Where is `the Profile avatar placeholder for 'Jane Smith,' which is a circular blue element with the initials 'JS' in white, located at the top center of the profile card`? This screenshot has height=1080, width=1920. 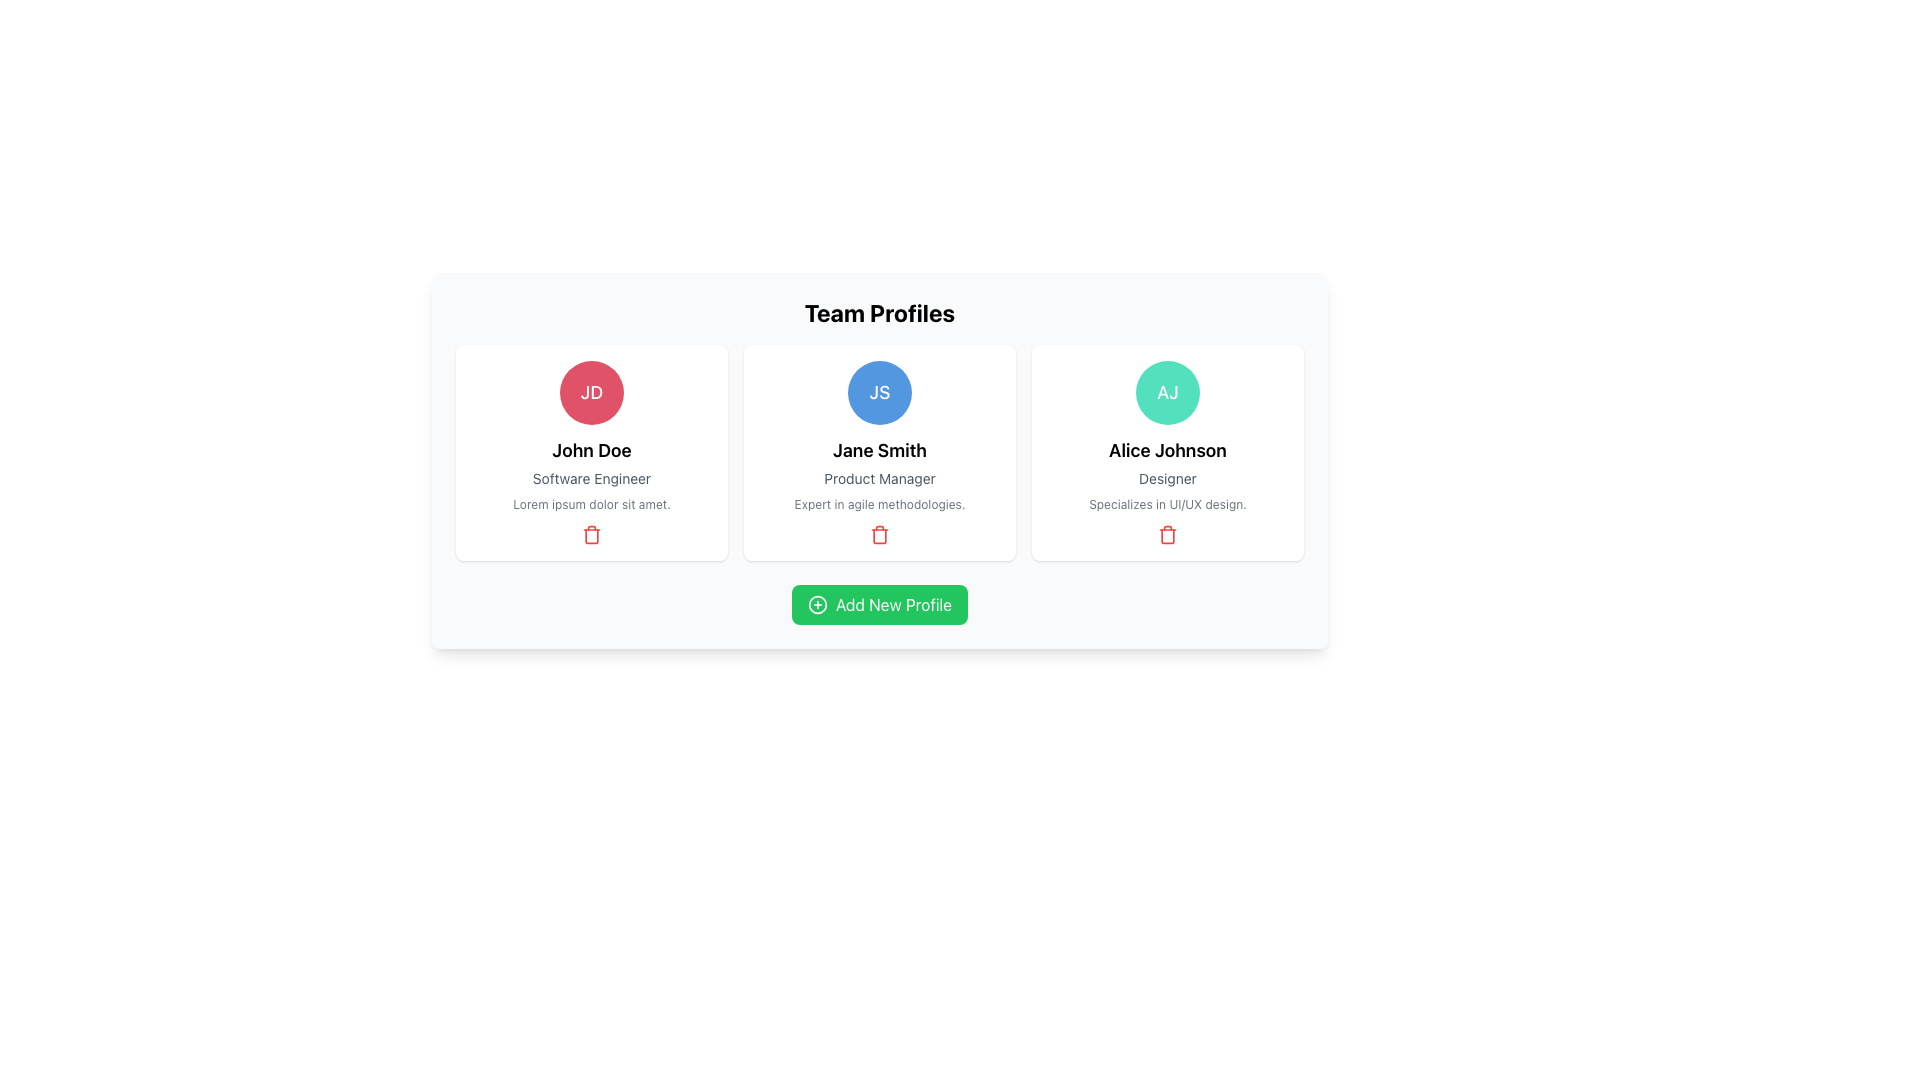
the Profile avatar placeholder for 'Jane Smith,' which is a circular blue element with the initials 'JS' in white, located at the top center of the profile card is located at coordinates (879, 393).